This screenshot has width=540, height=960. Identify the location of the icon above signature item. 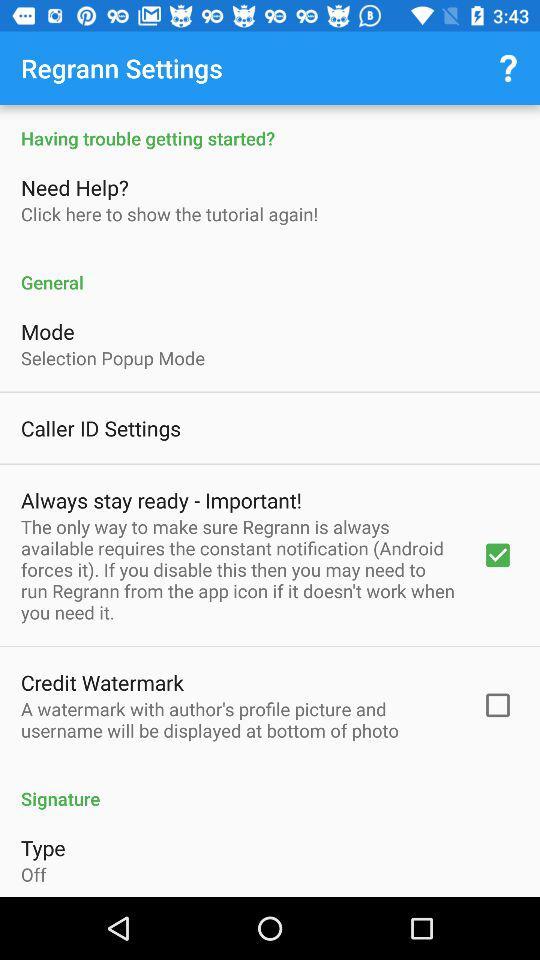
(238, 719).